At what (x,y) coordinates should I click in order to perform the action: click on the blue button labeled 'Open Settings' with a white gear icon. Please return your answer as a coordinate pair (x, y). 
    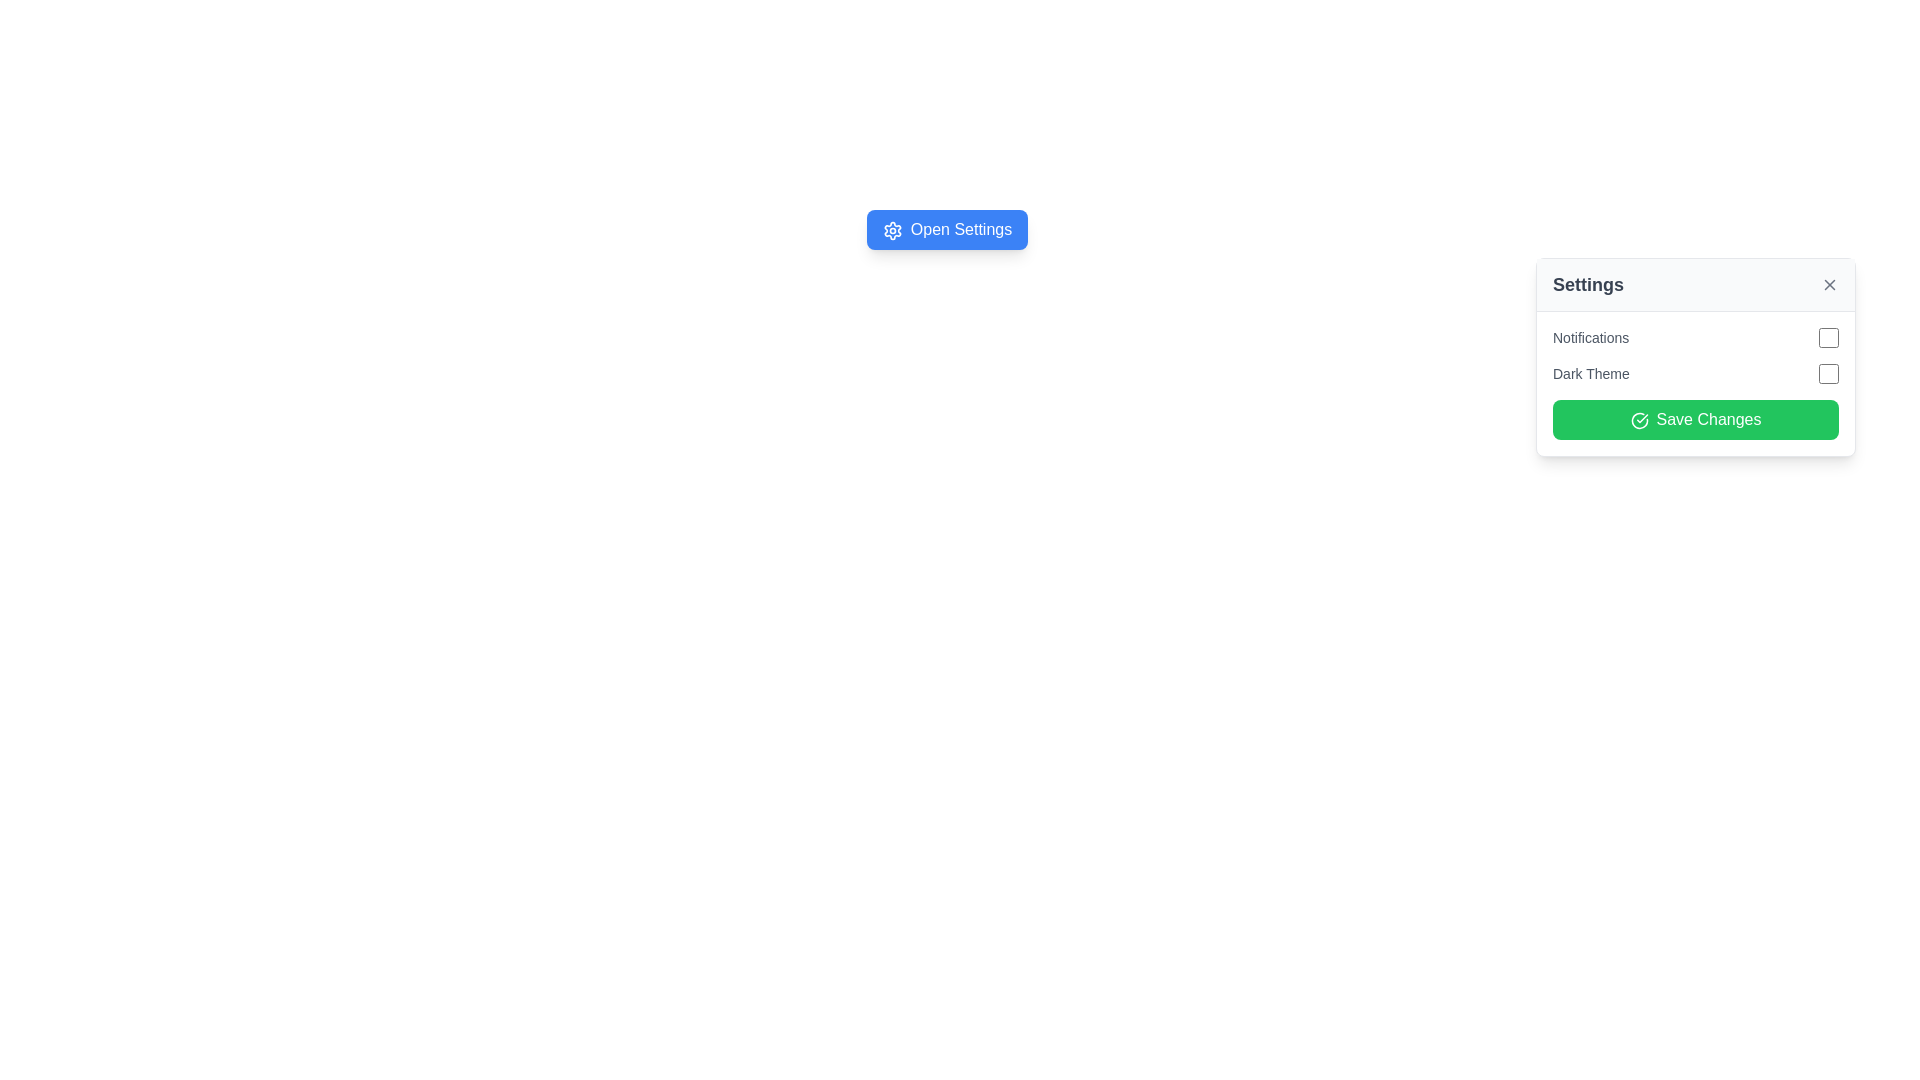
    Looking at the image, I should click on (946, 229).